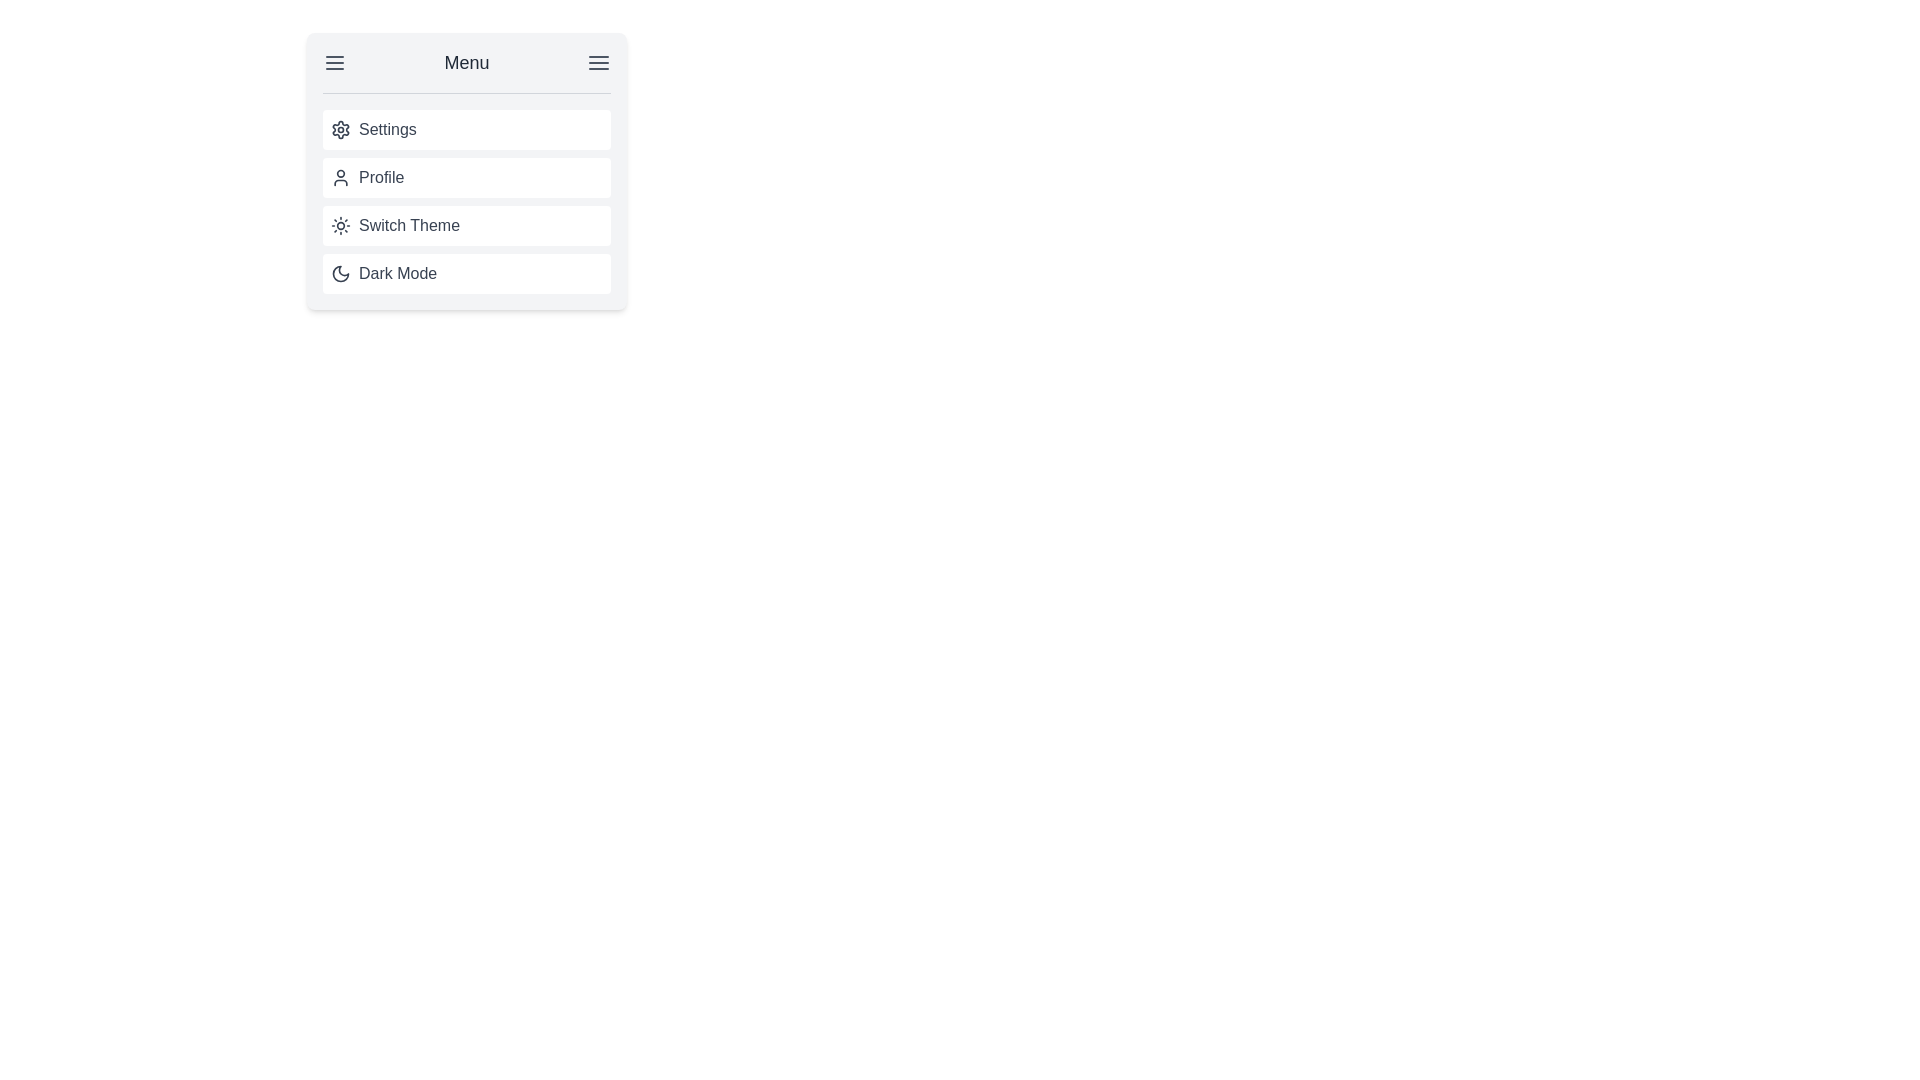 The height and width of the screenshot is (1080, 1920). I want to click on the crescent moon icon representing the 'Dark Mode' feature, which is located within a rectangular button to the left of the 'Dark Mode' text in a vertical menu, so click(340, 273).